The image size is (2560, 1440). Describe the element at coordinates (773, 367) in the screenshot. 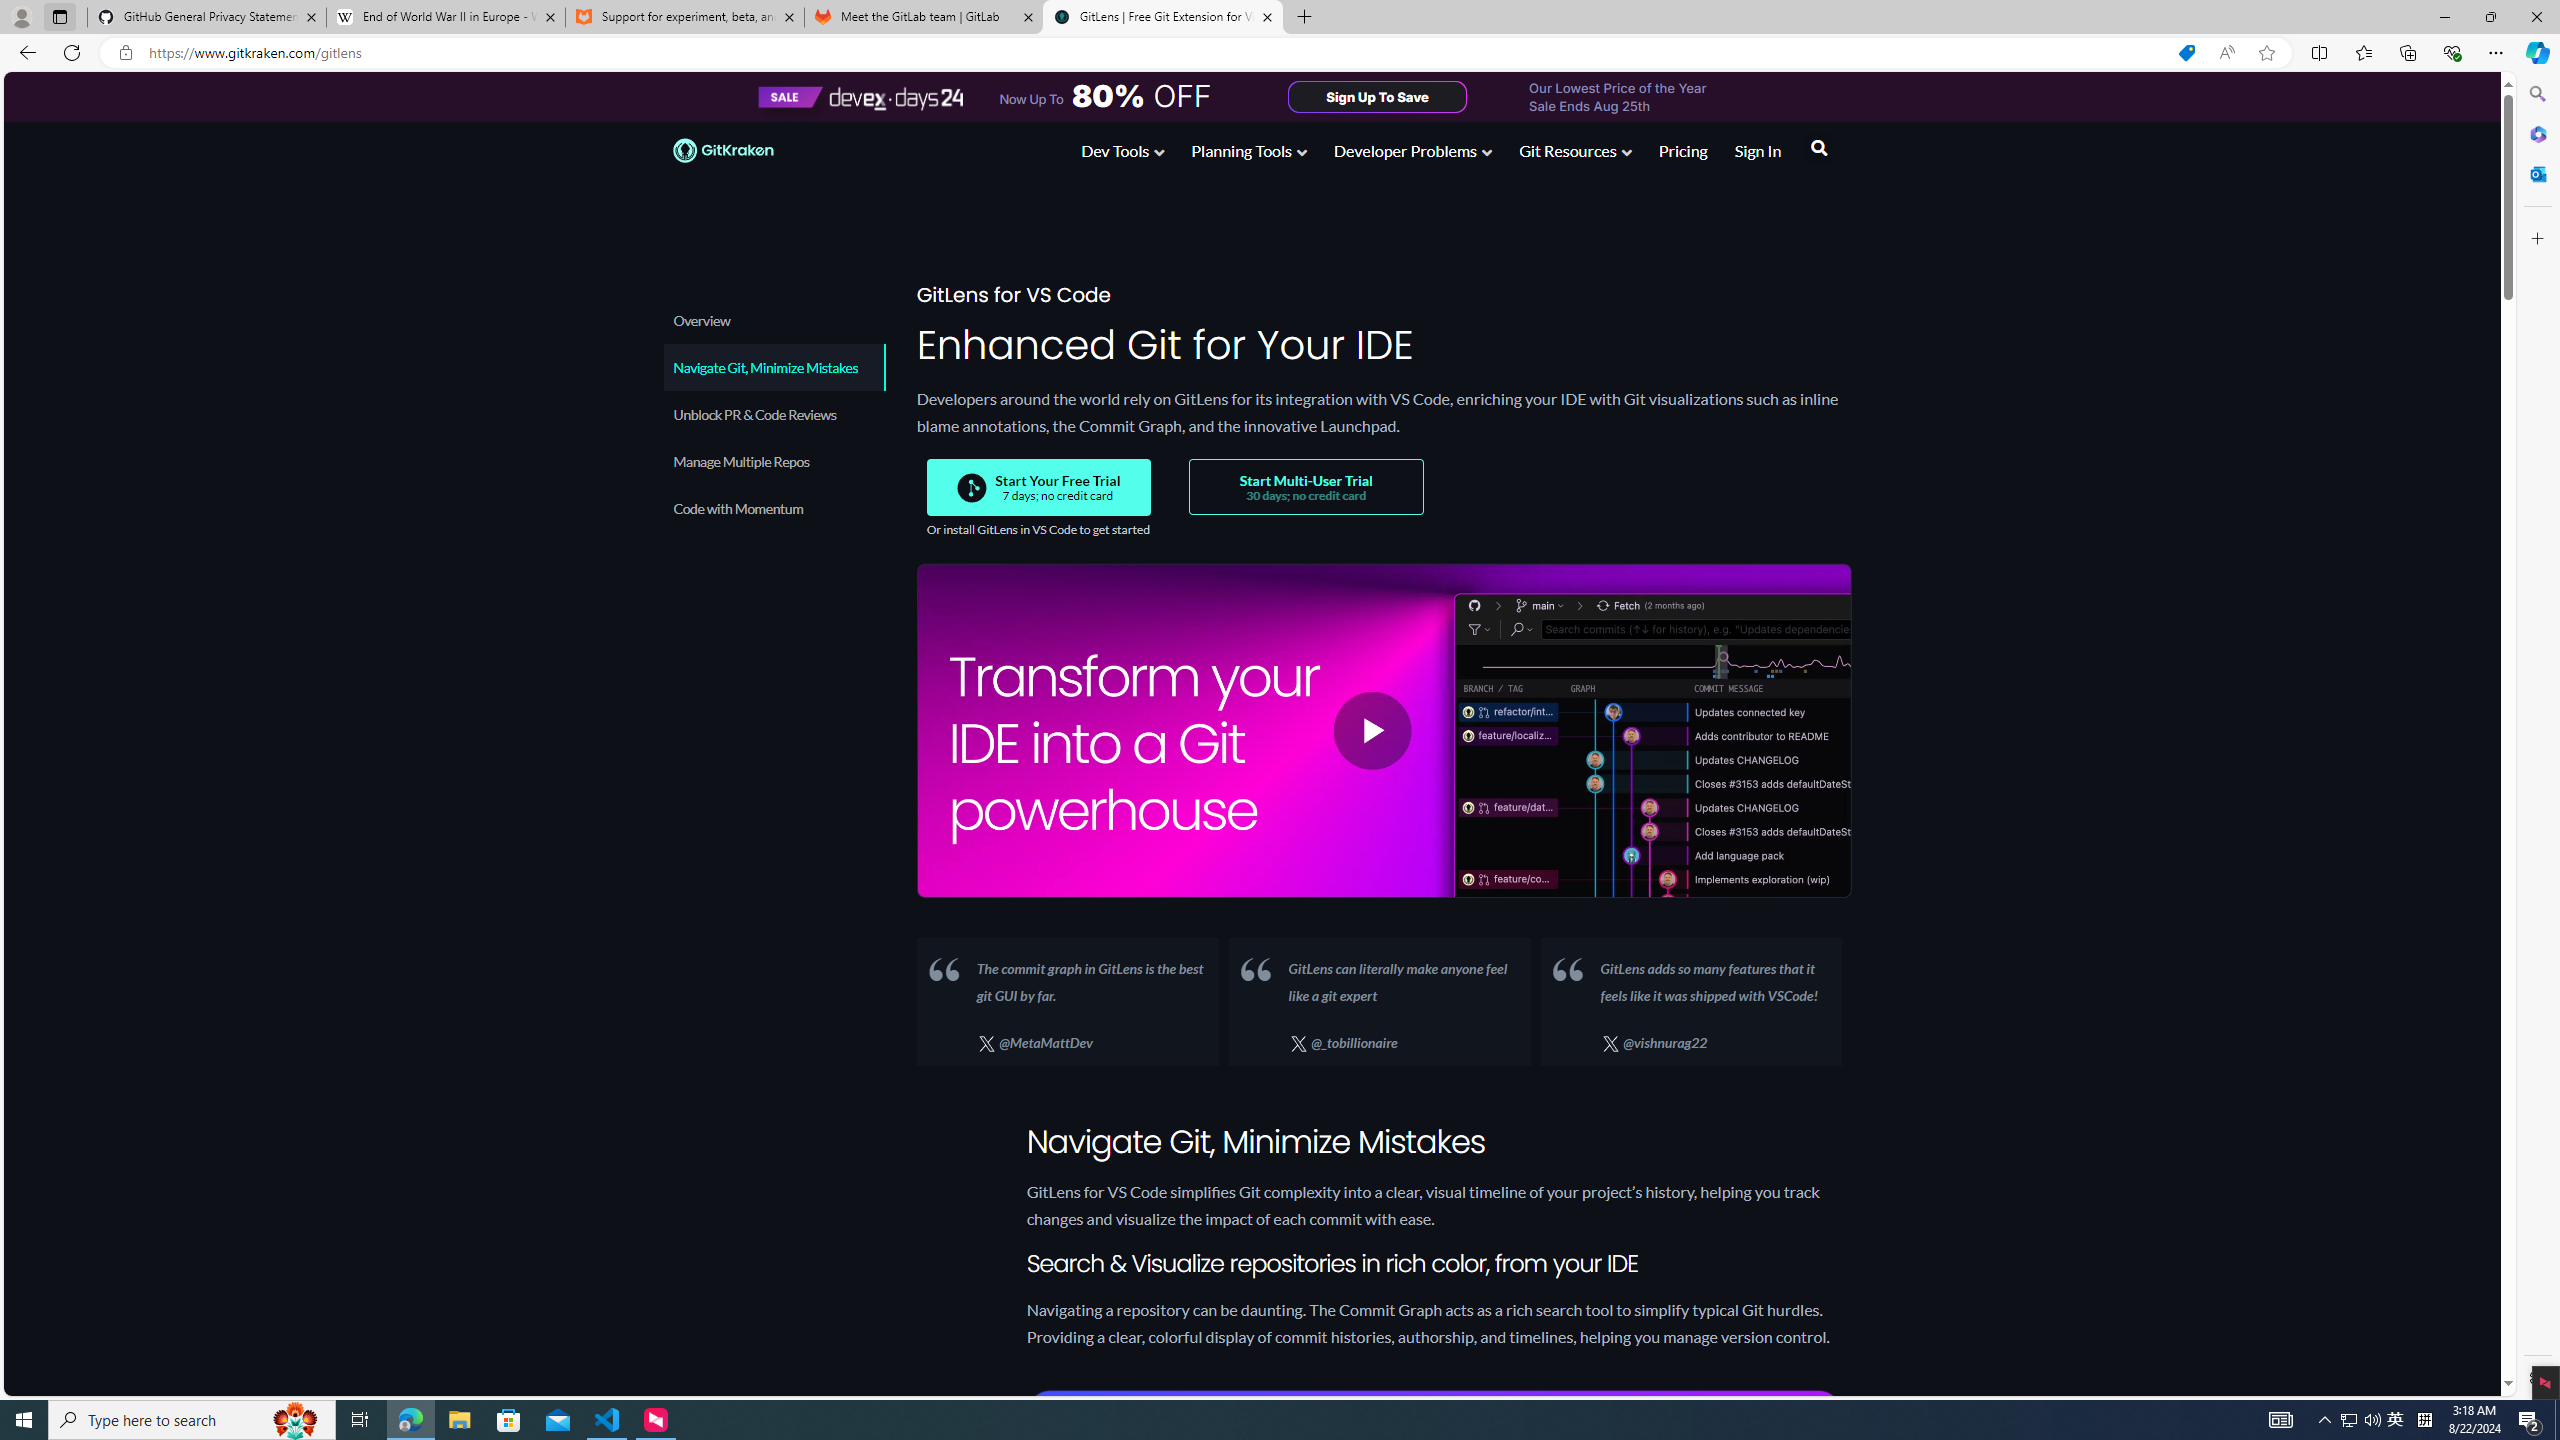

I see `'Navigate Git, Minimize Mistakes'` at that location.